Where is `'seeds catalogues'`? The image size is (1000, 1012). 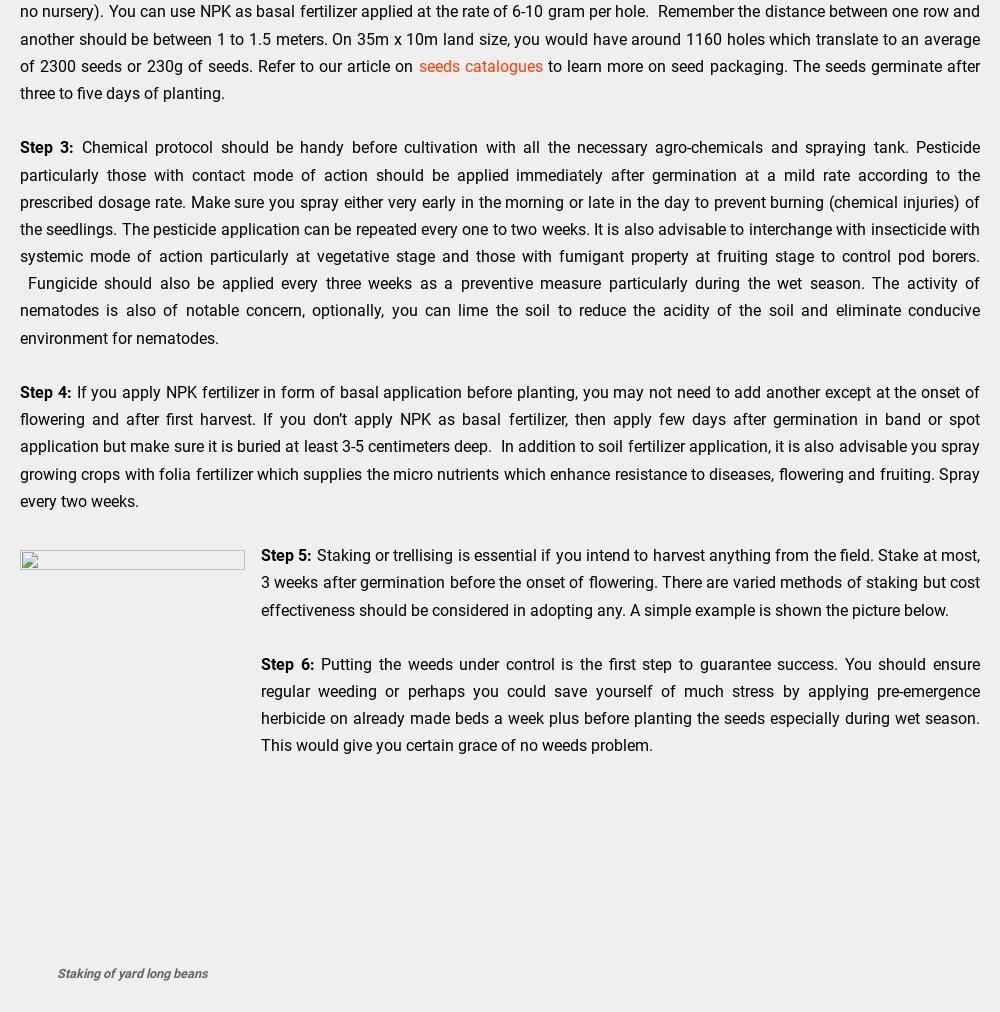 'seeds catalogues' is located at coordinates (479, 64).